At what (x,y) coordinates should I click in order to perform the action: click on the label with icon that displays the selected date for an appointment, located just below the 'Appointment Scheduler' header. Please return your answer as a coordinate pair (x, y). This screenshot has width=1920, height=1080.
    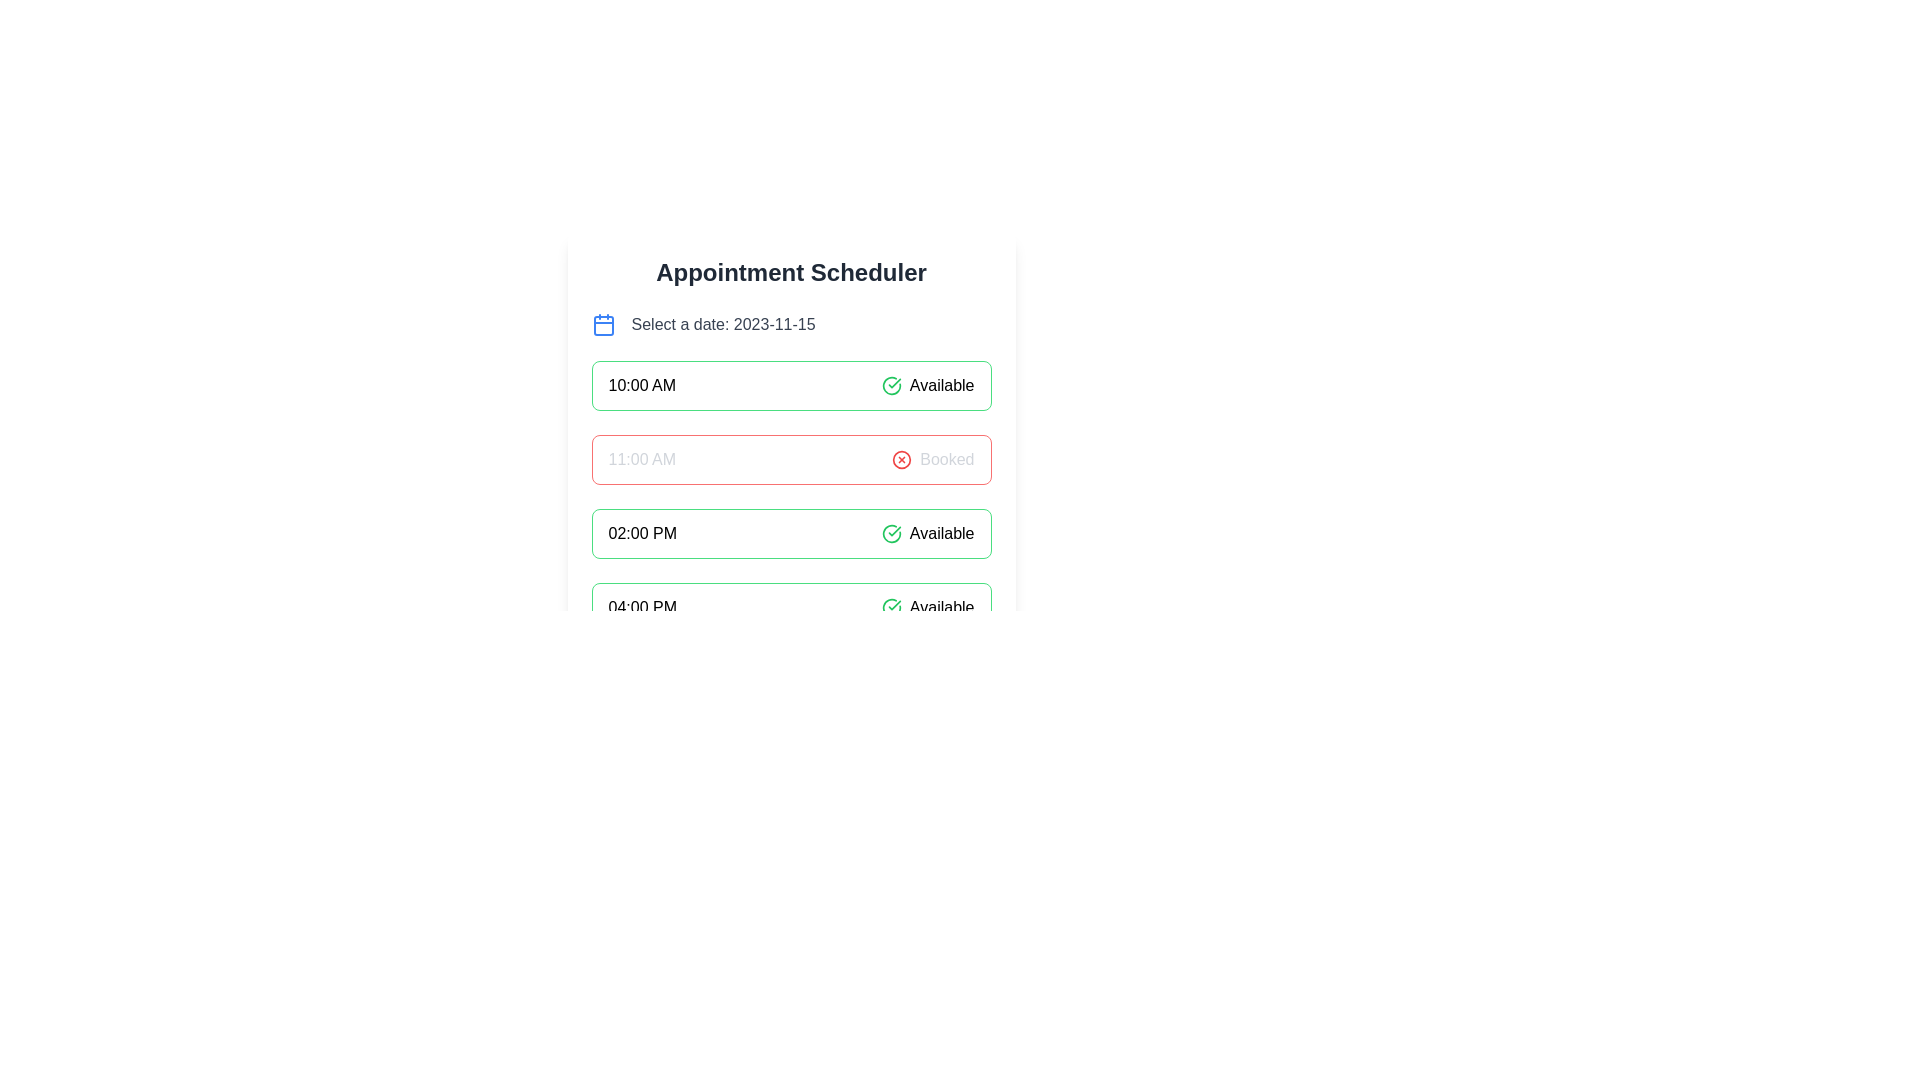
    Looking at the image, I should click on (790, 323).